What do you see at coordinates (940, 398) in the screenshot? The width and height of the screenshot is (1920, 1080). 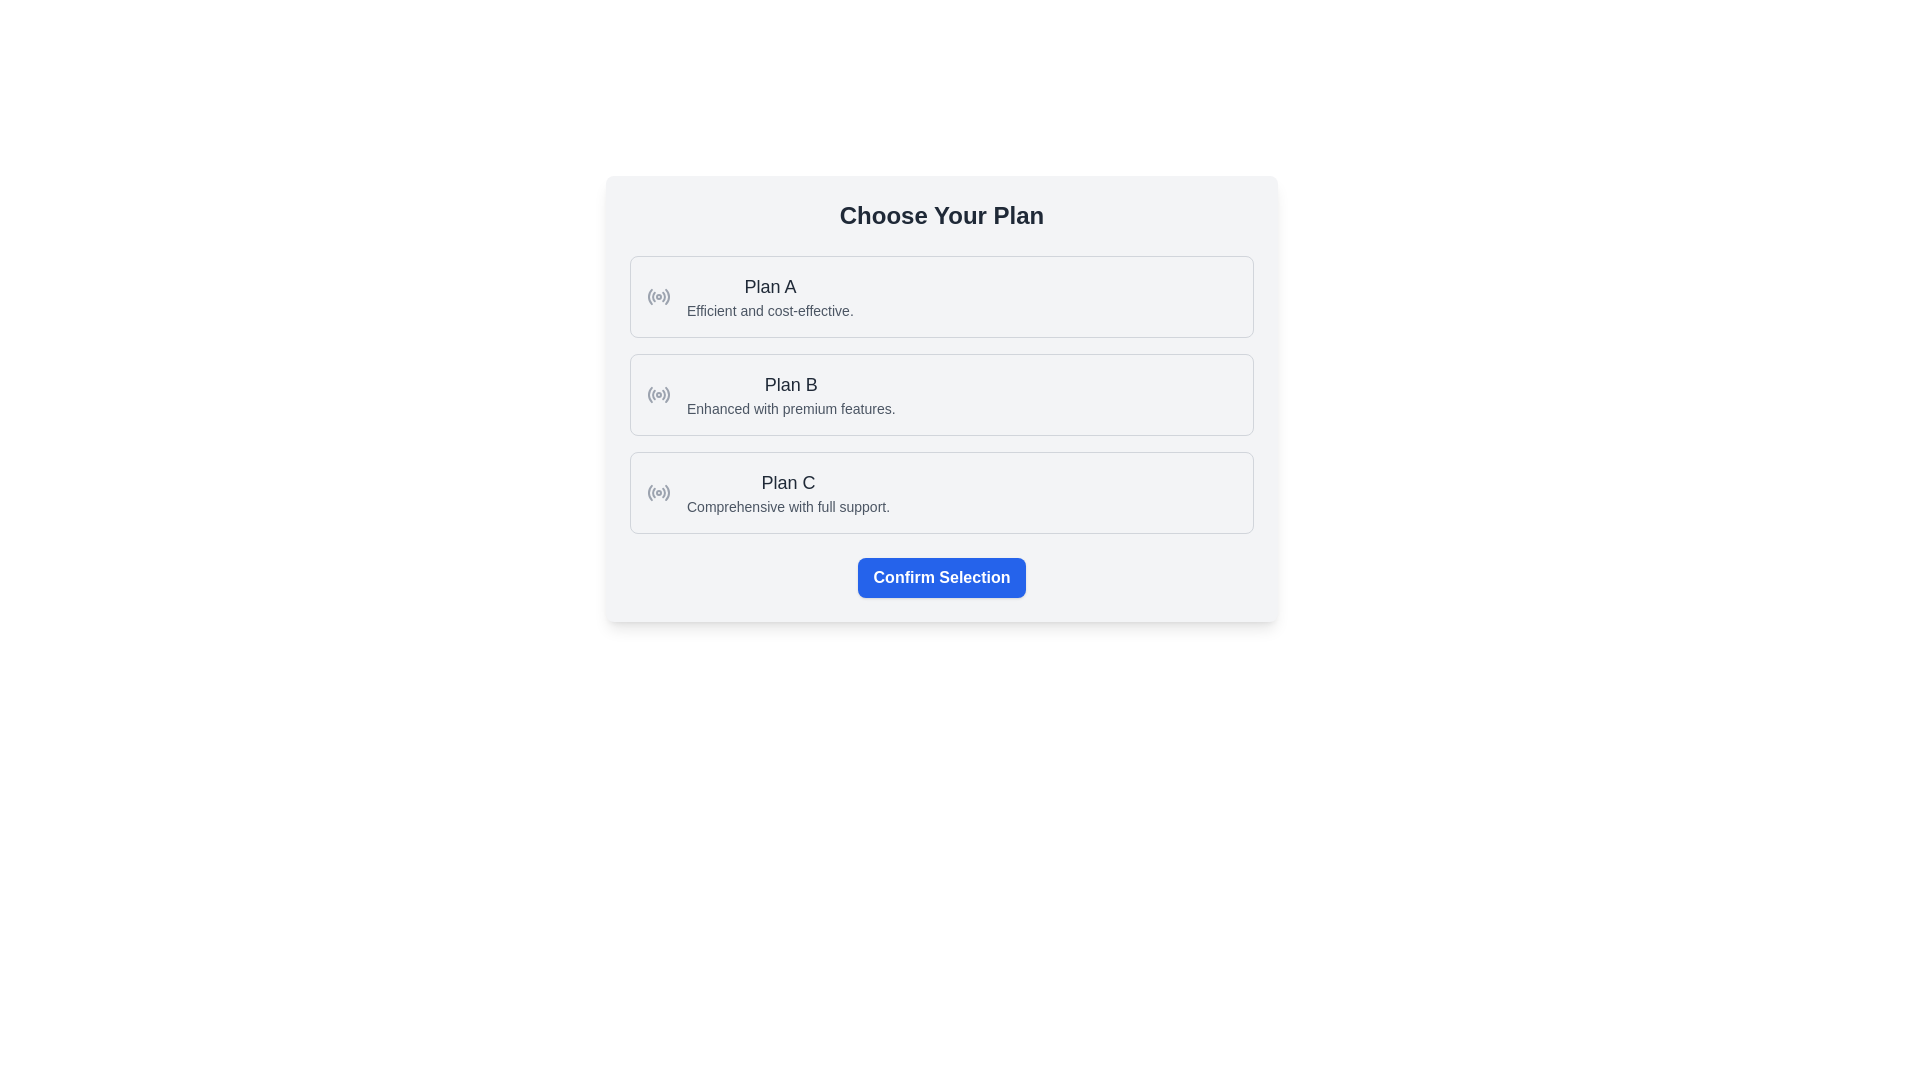 I see `the middle selectable card titled 'Plan B' in the plan selection area of the modal window` at bounding box center [940, 398].